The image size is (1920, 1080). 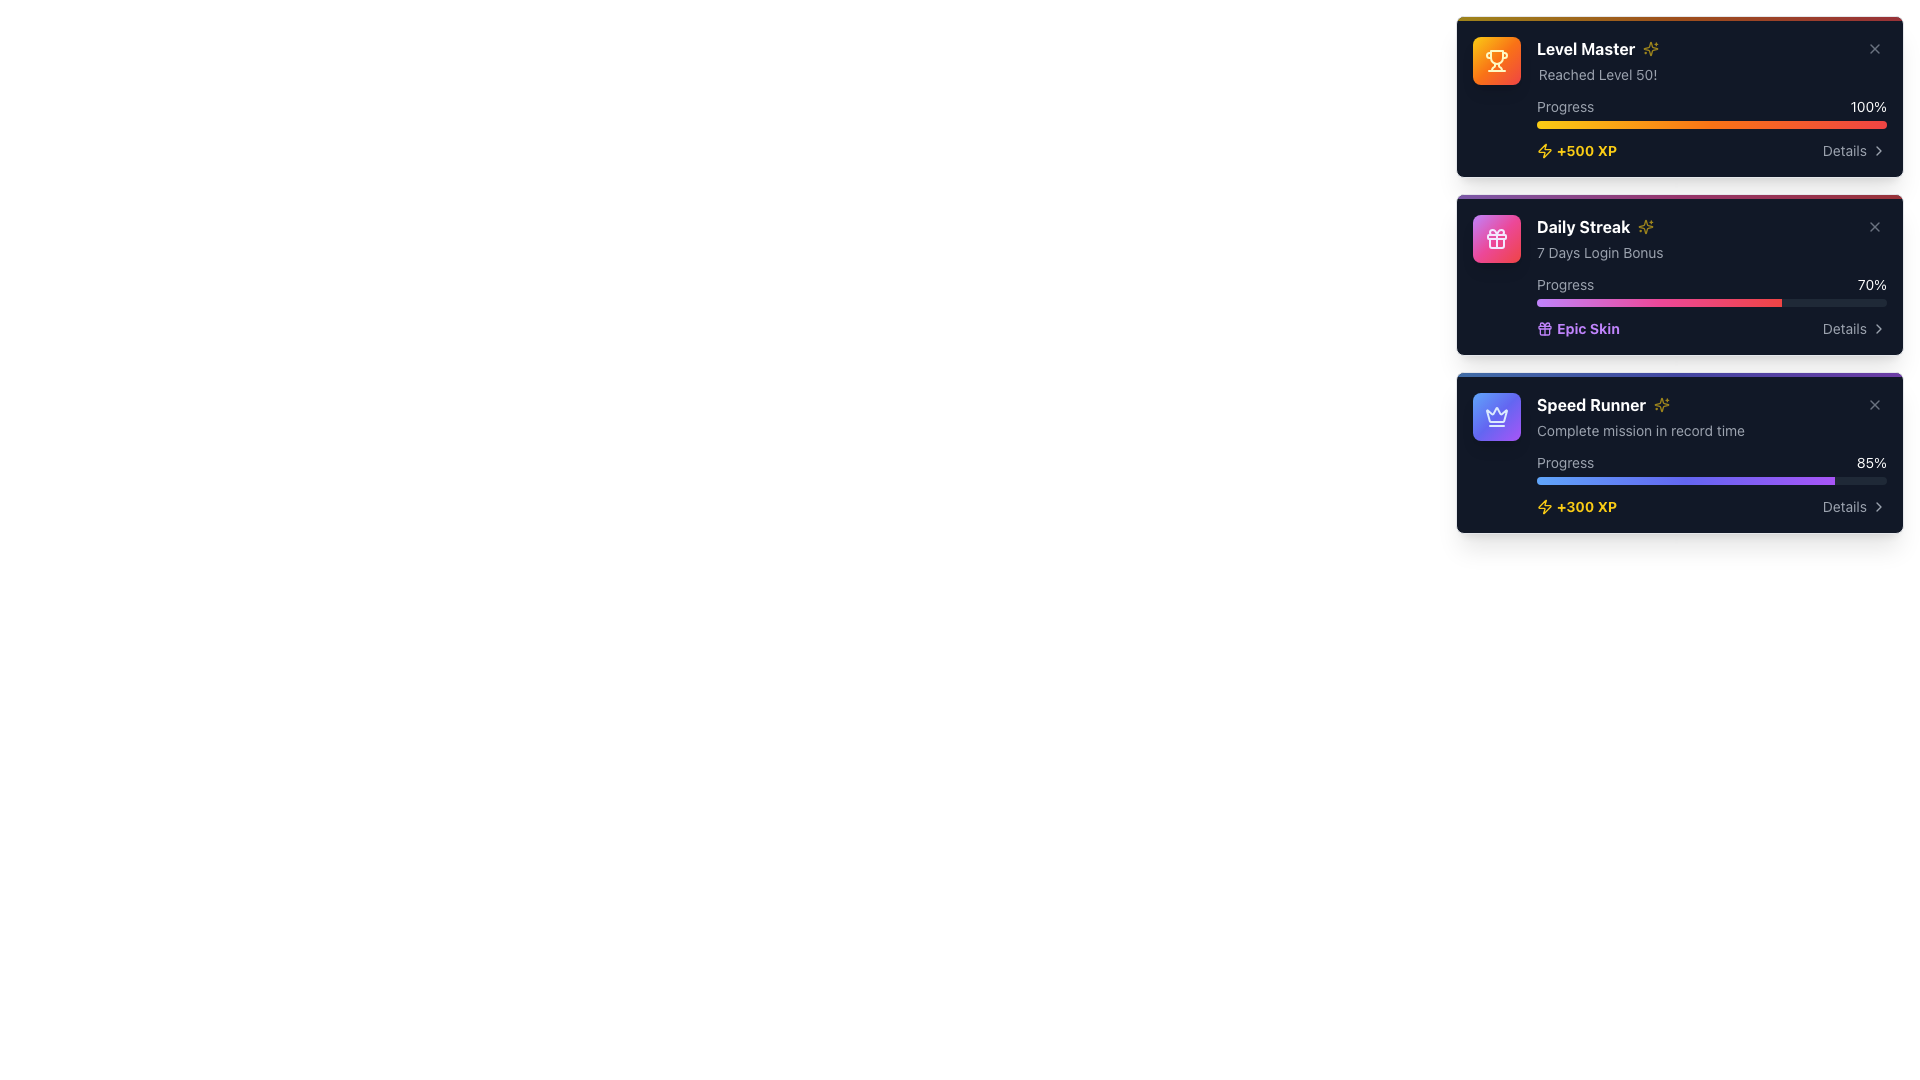 What do you see at coordinates (1577, 327) in the screenshot?
I see `the text label indicating 'Epic Skin' associated with the 'Daily Streak' list item, which is the first part of a group containing the label and an adjacent icon` at bounding box center [1577, 327].